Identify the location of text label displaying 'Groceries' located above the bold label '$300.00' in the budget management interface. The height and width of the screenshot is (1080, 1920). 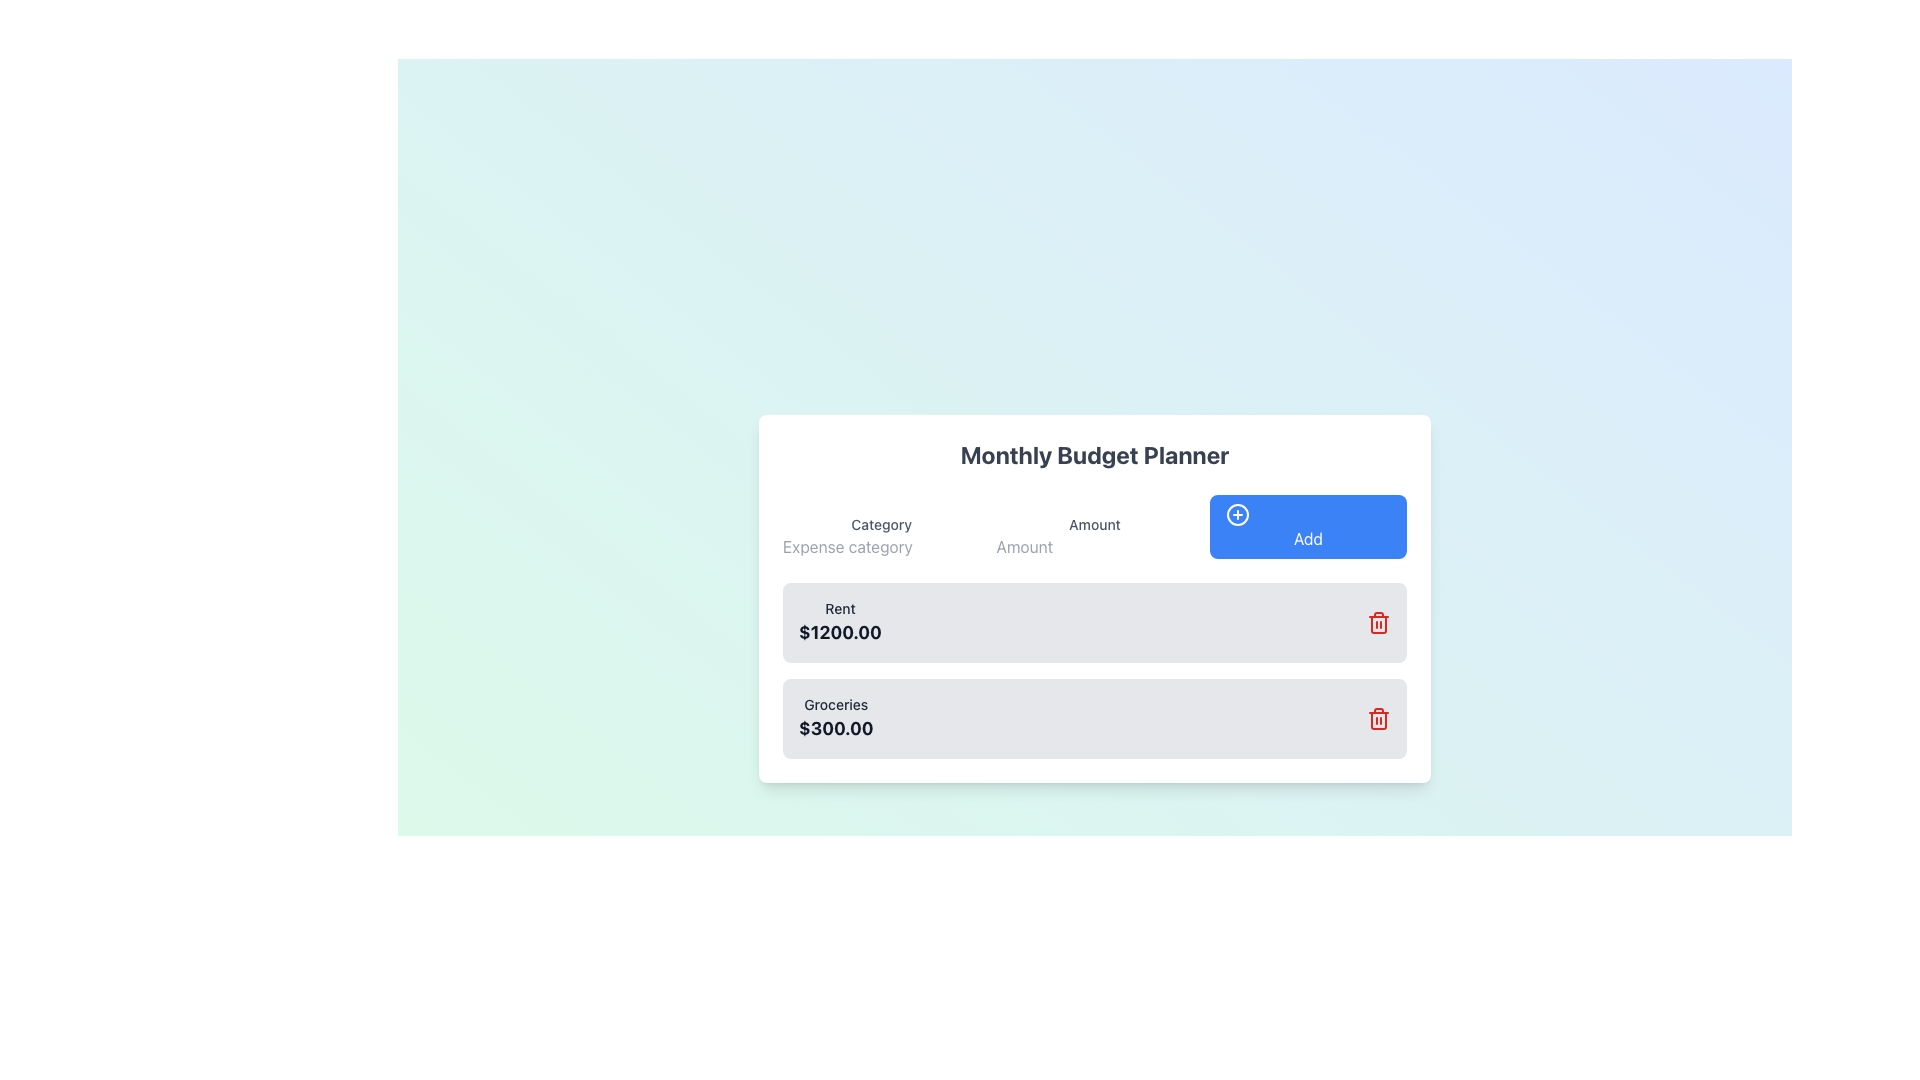
(836, 704).